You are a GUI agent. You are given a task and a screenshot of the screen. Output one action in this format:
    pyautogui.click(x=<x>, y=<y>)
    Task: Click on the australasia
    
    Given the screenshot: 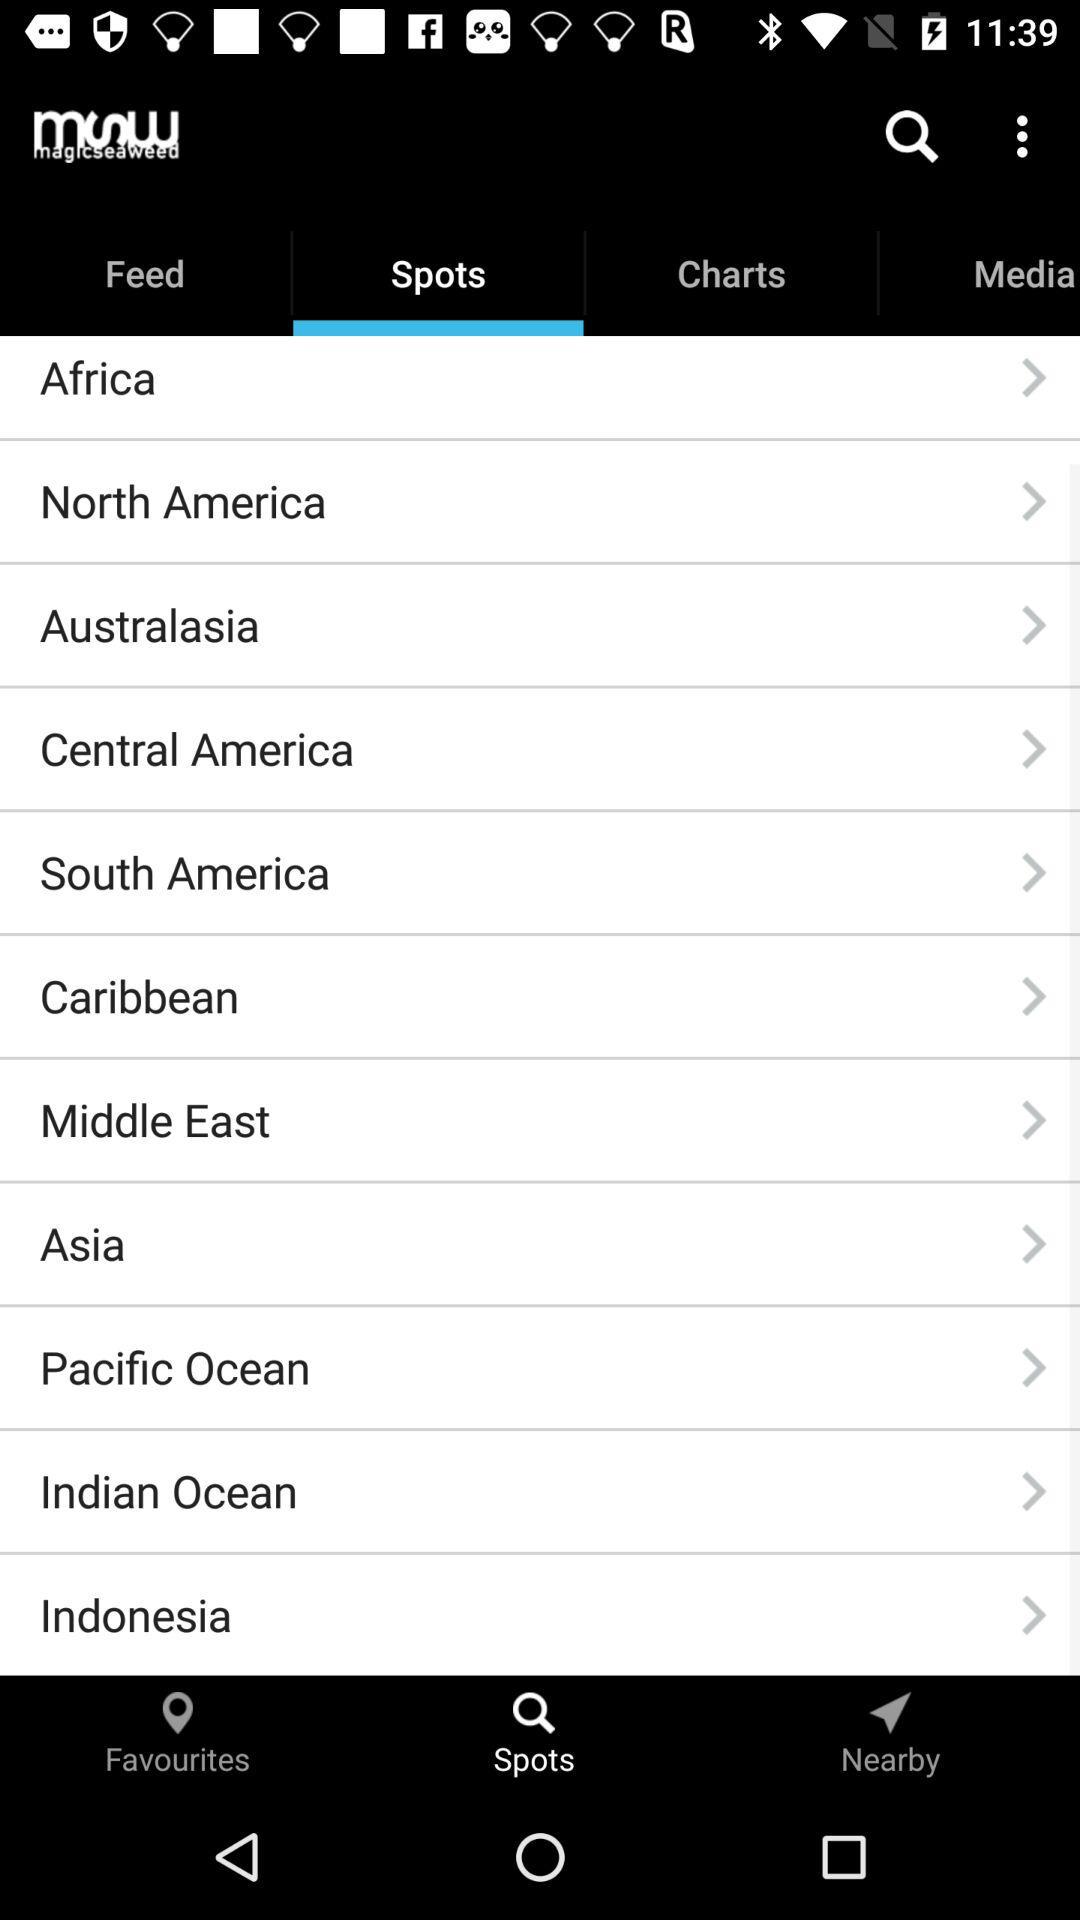 What is the action you would take?
    pyautogui.click(x=148, y=623)
    